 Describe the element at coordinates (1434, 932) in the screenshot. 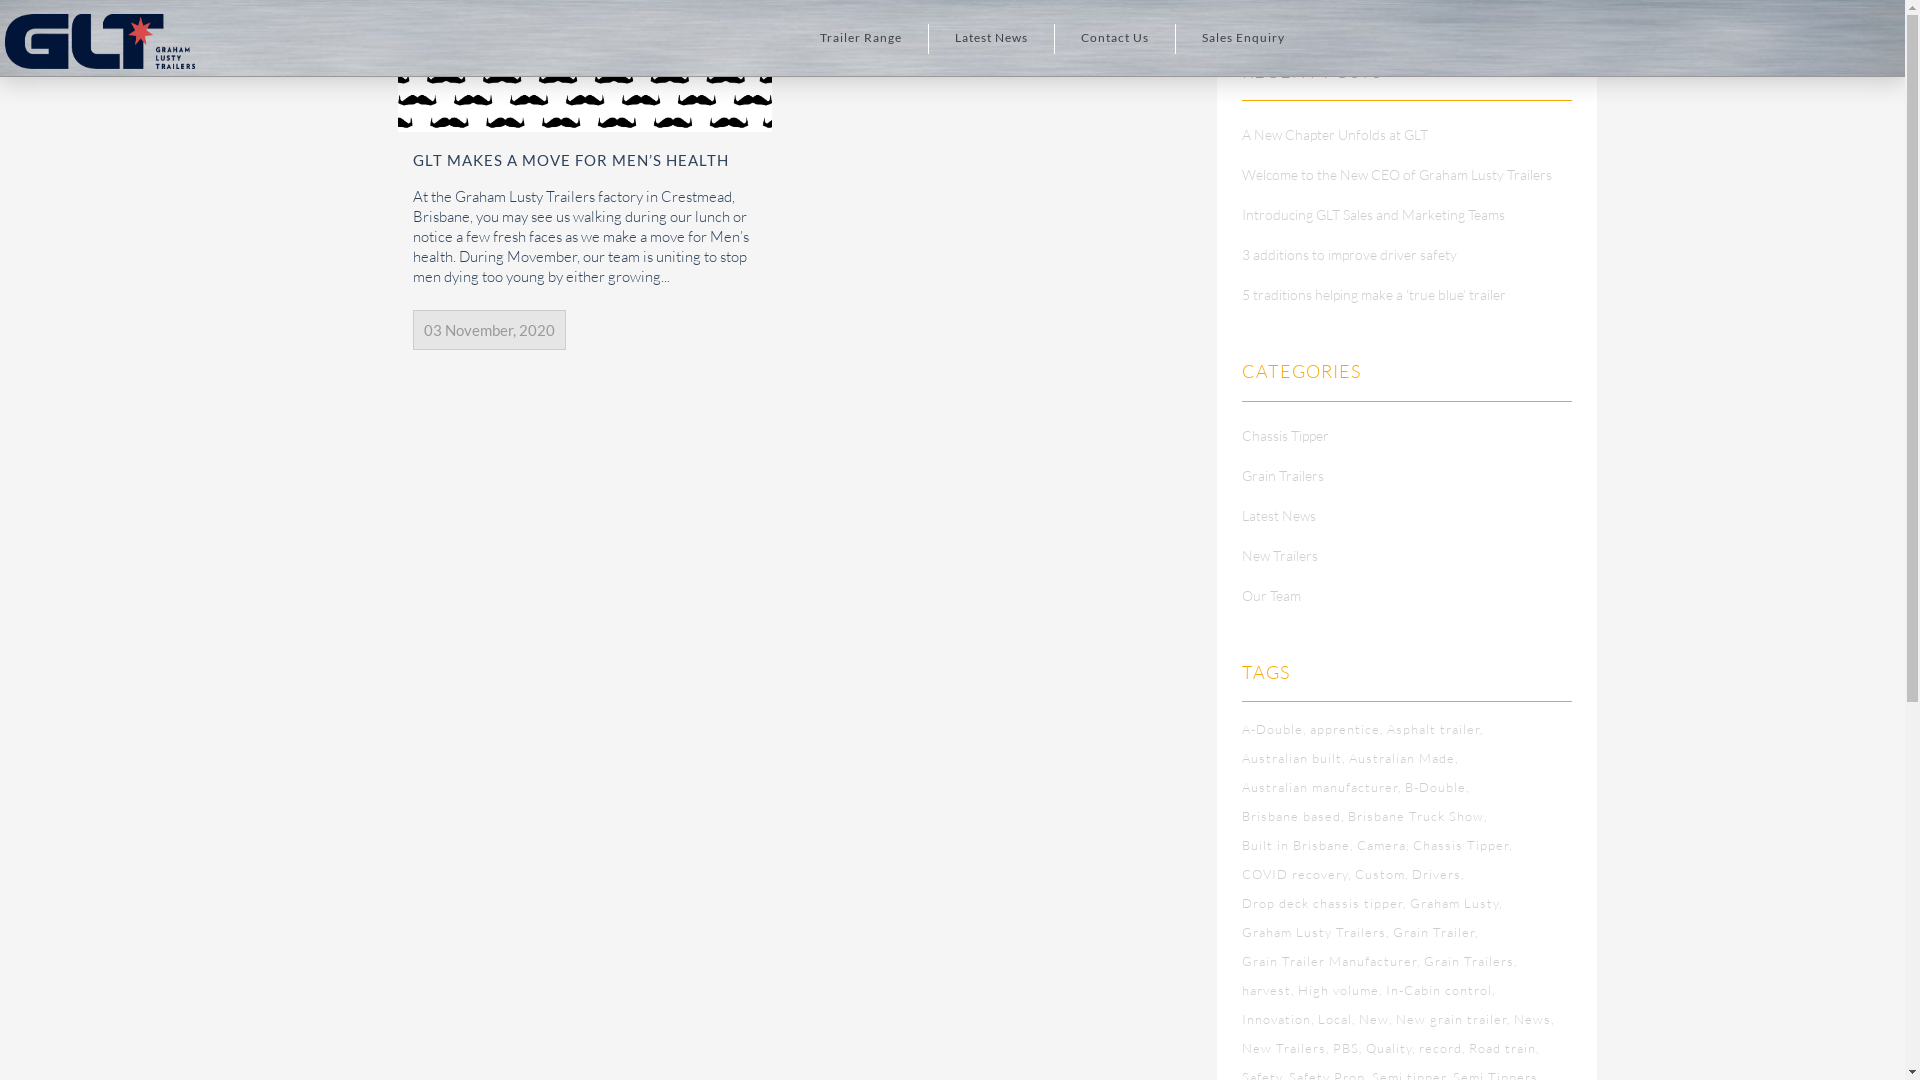

I see `'Grain Trailer'` at that location.